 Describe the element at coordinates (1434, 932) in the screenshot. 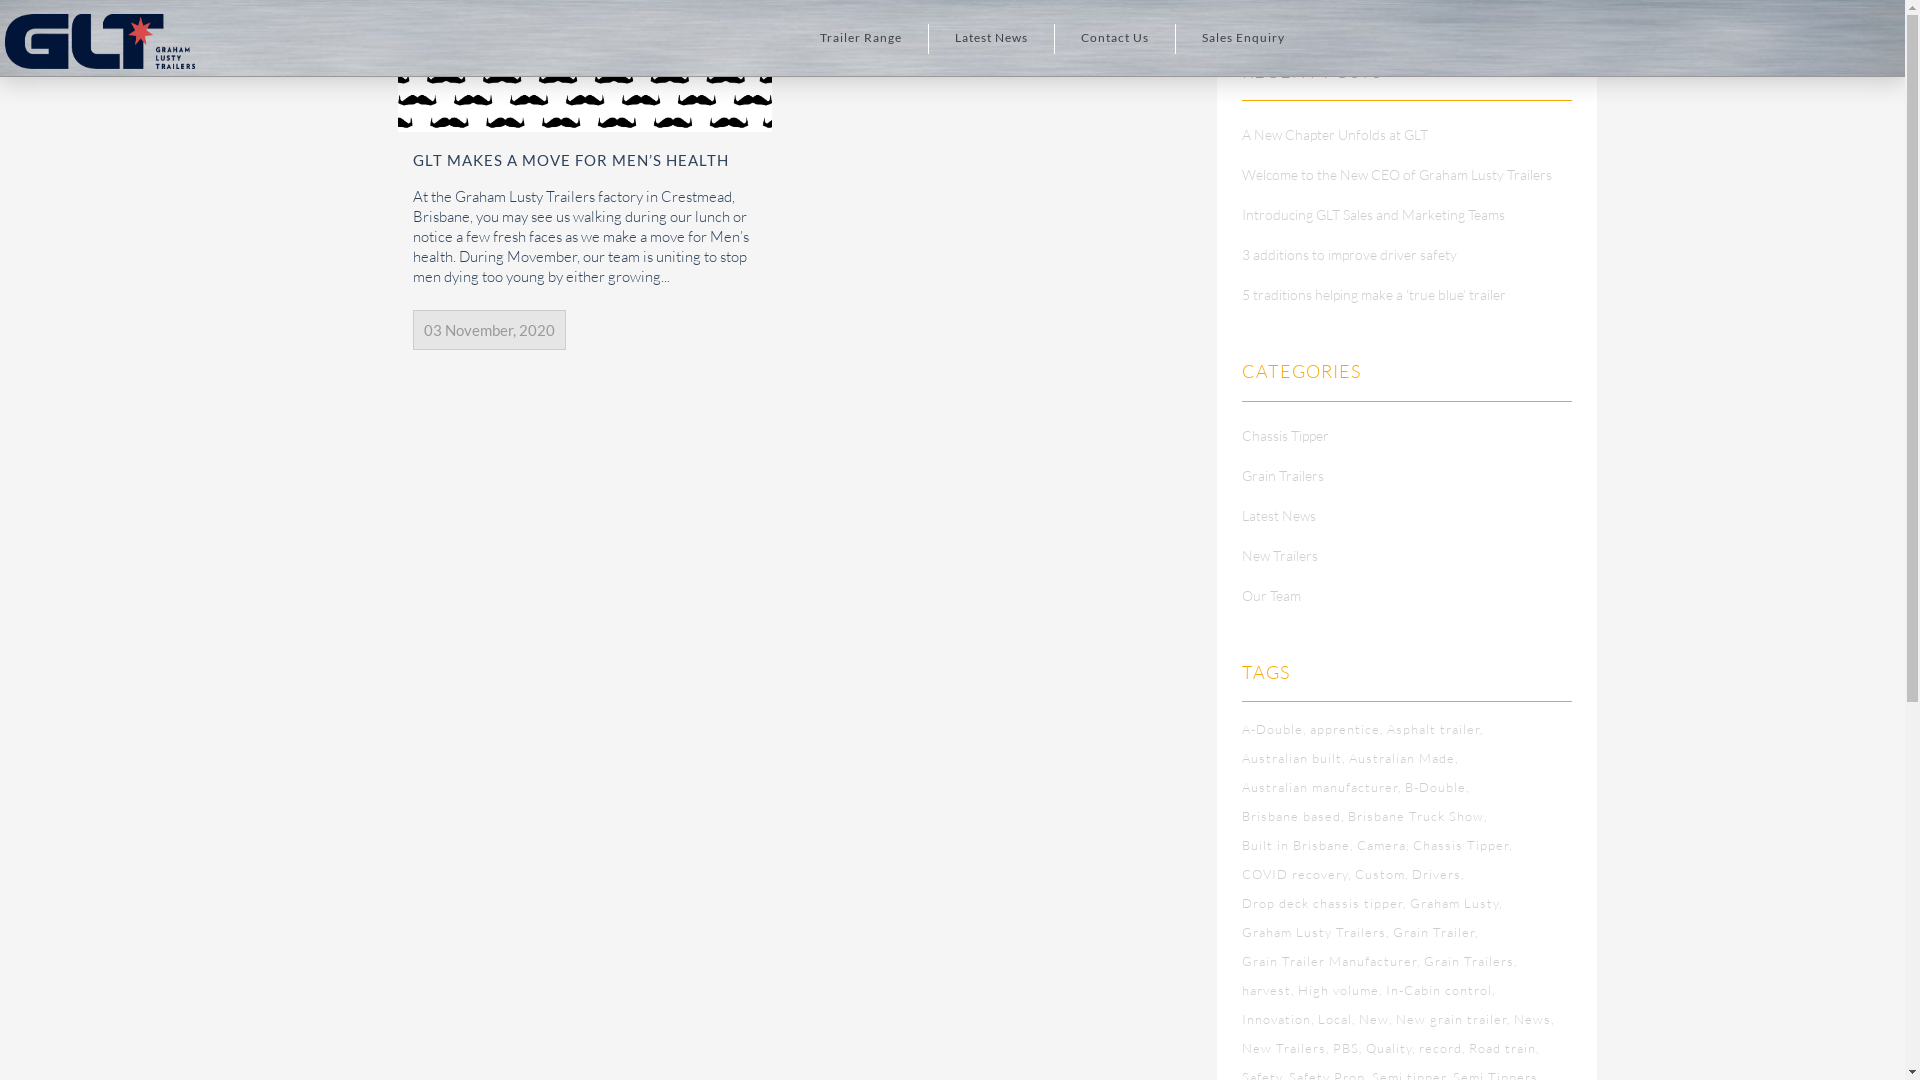

I see `'Grain Trailer'` at that location.